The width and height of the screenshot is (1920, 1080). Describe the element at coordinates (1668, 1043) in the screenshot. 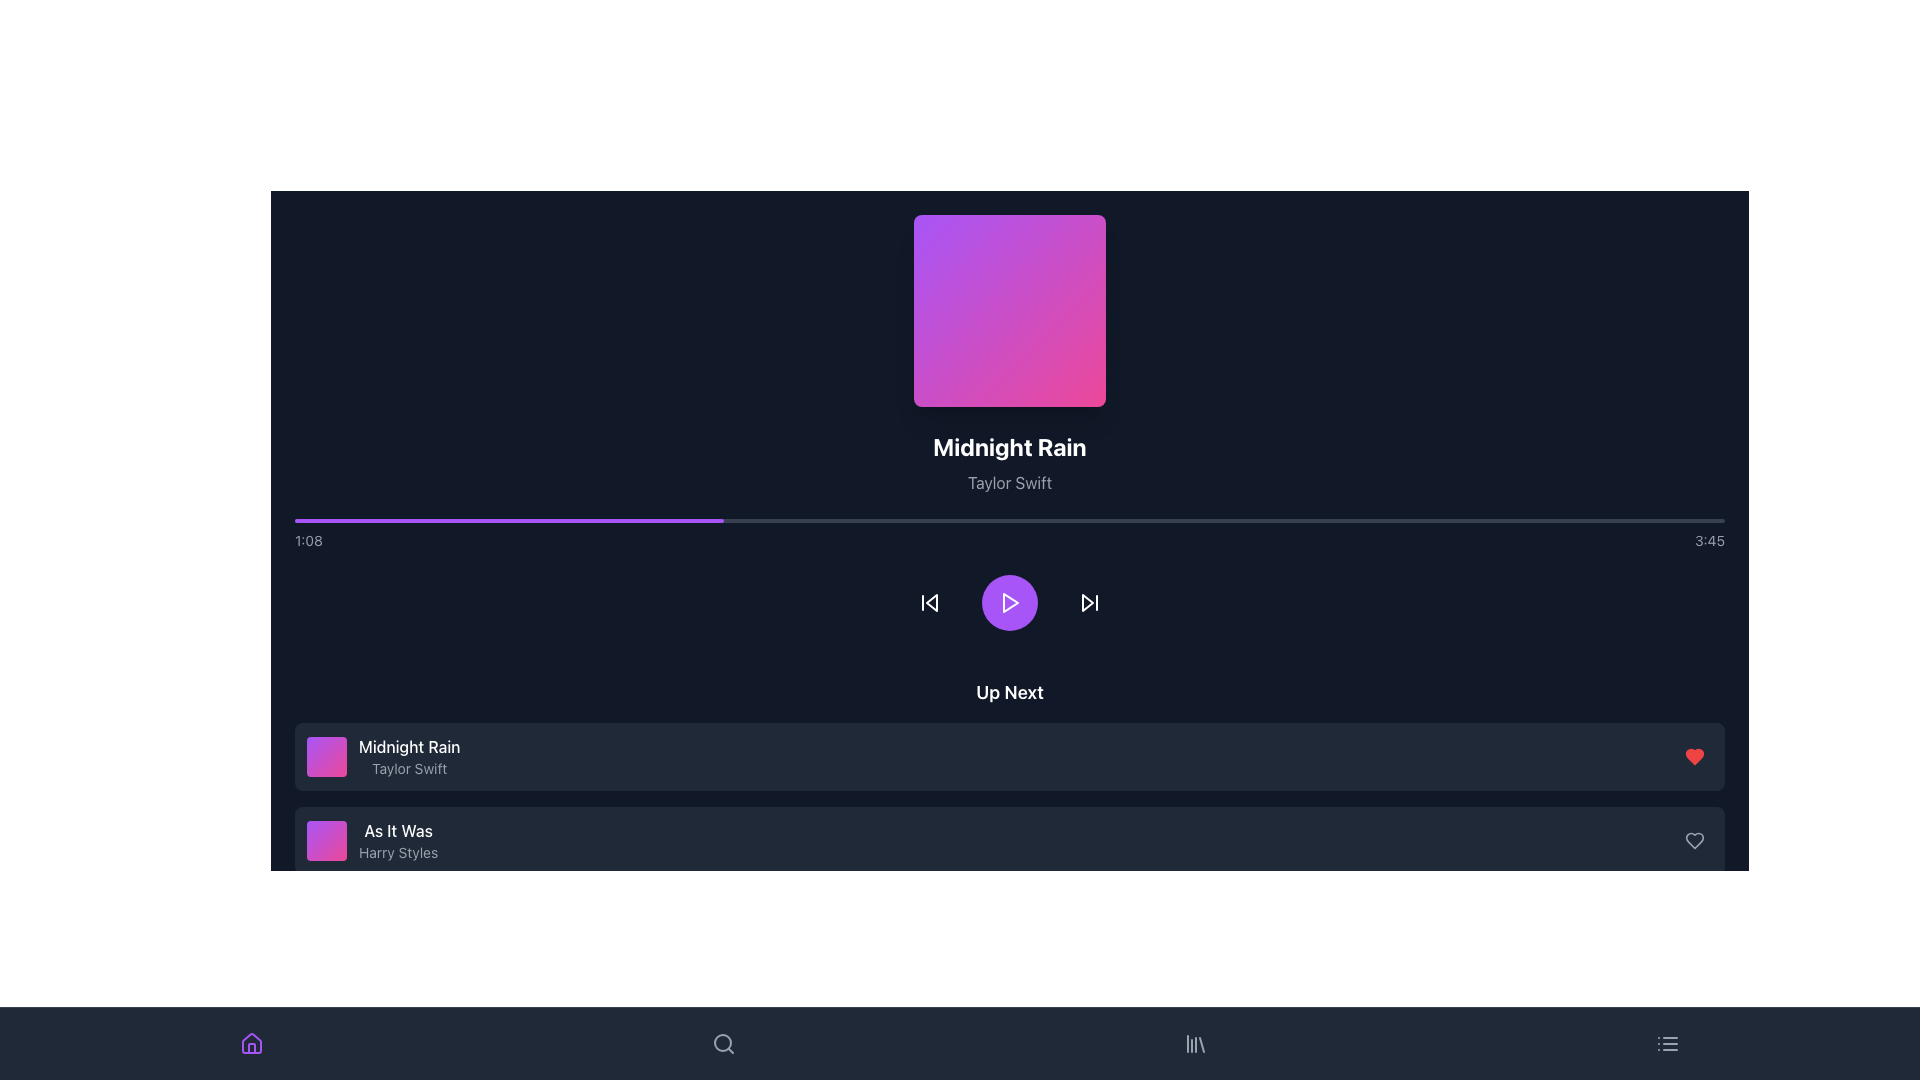

I see `the small icon resembling a list, characterized by three horizontal lines with dots, located on the far right side of the bottom navigation bar` at that location.